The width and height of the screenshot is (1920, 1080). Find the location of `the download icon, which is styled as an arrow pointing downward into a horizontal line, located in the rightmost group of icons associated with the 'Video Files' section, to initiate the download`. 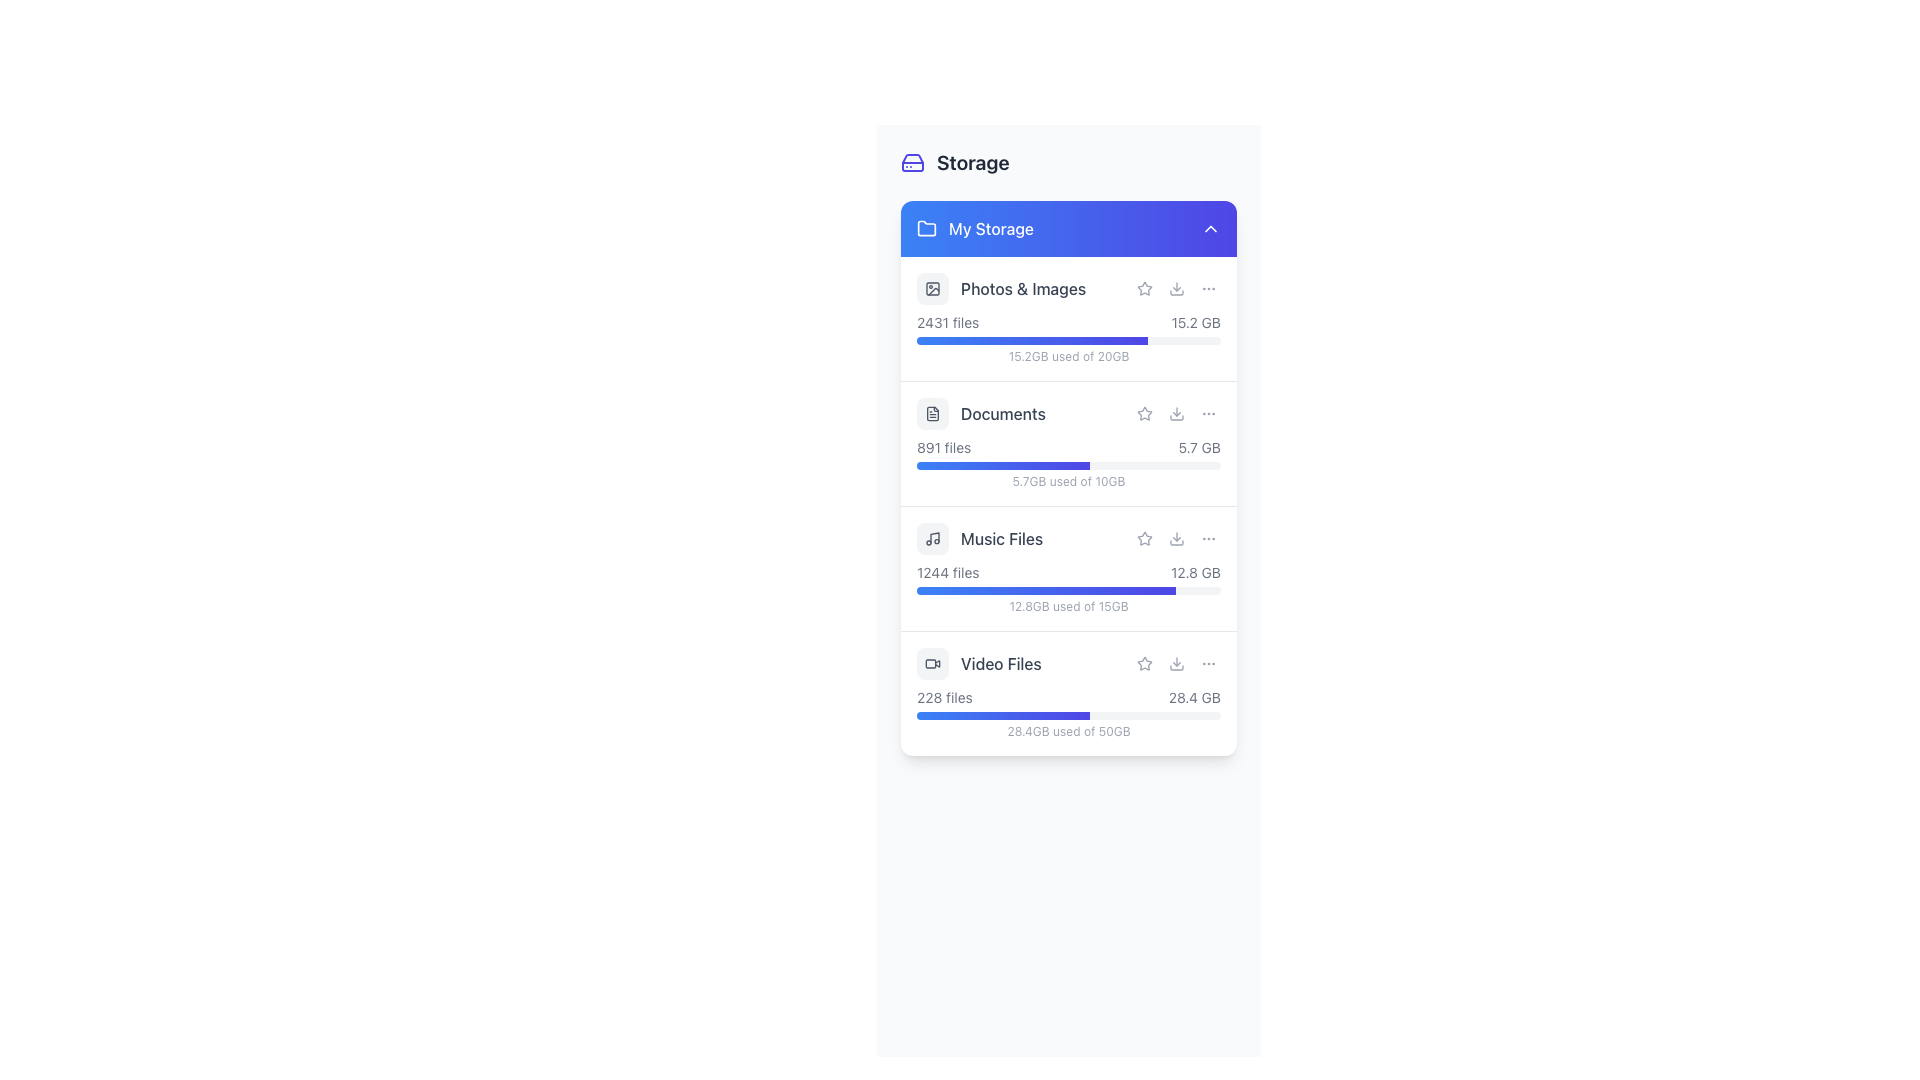

the download icon, which is styled as an arrow pointing downward into a horizontal line, located in the rightmost group of icons associated with the 'Video Files' section, to initiate the download is located at coordinates (1176, 663).